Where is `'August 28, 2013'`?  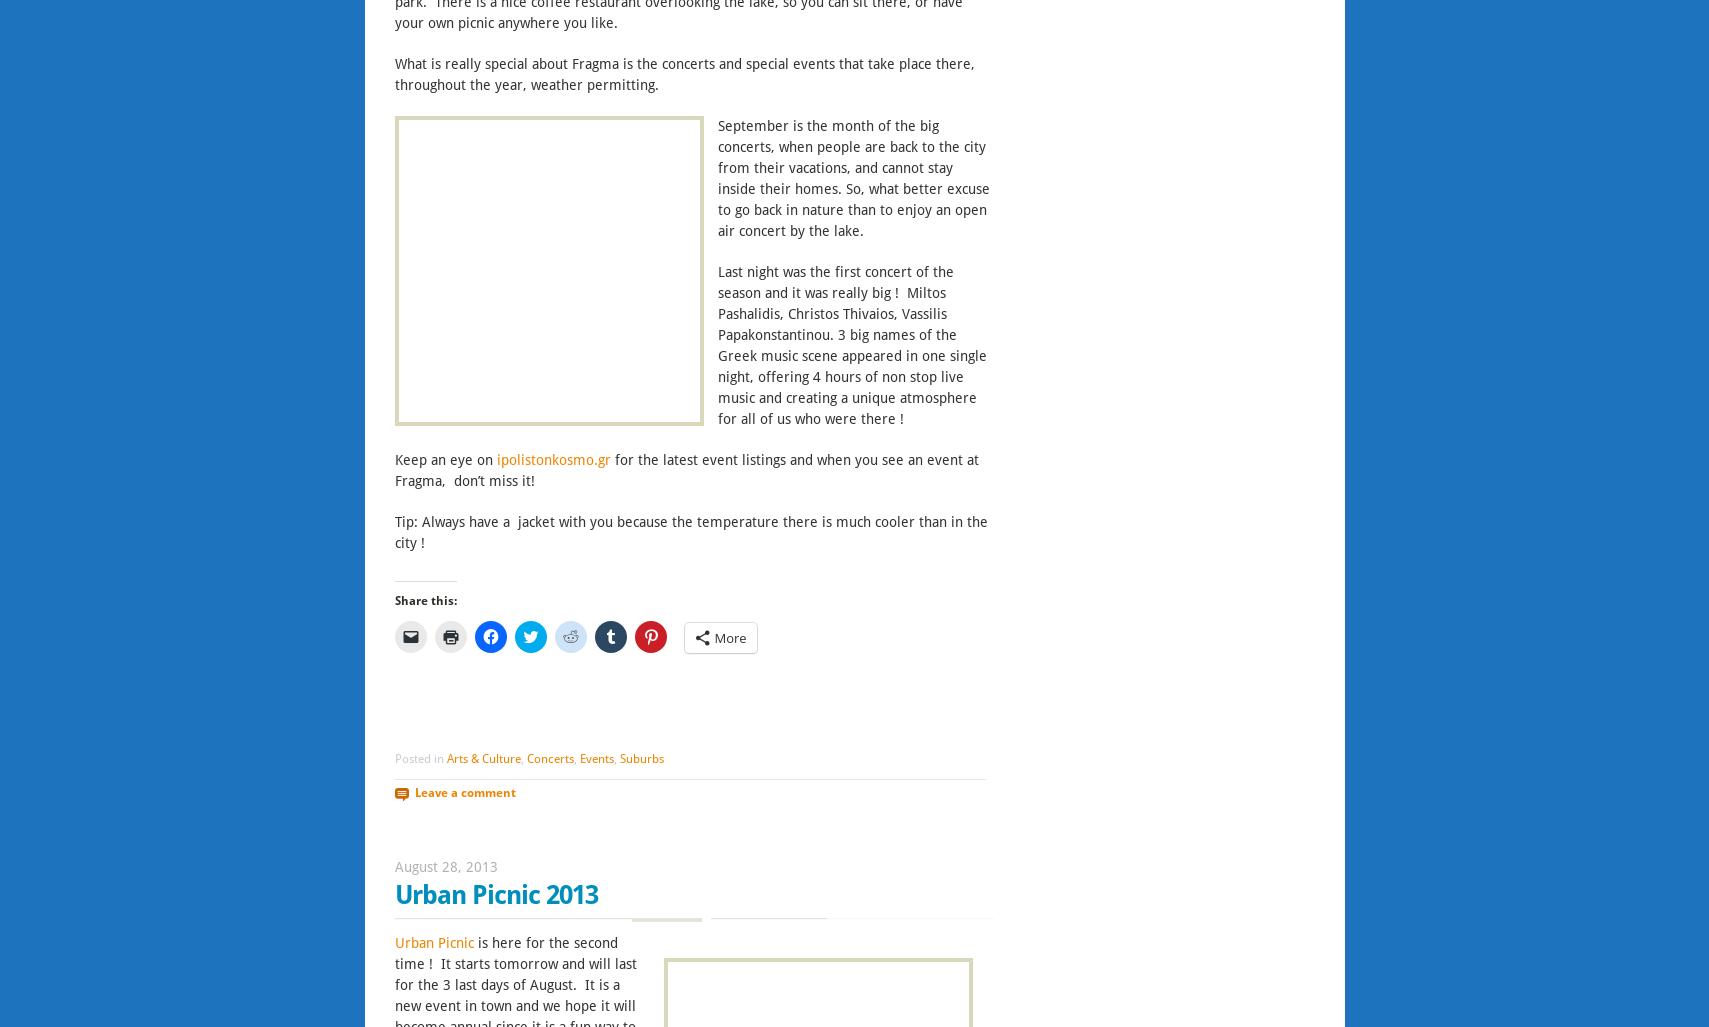
'August 28, 2013' is located at coordinates (444, 867).